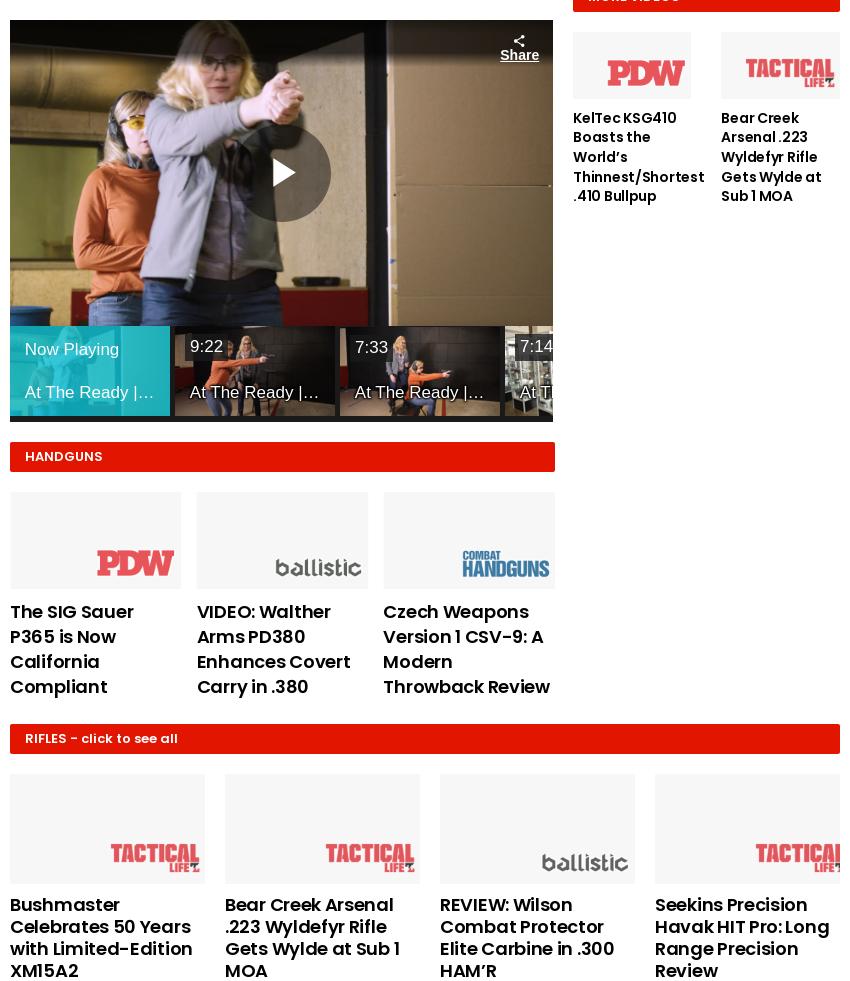  What do you see at coordinates (770, 155) in the screenshot?
I see `'Bear Creek Arsenal .223 Wyldefyr Rifle Gets Wylde at Sub 1 MOA'` at bounding box center [770, 155].